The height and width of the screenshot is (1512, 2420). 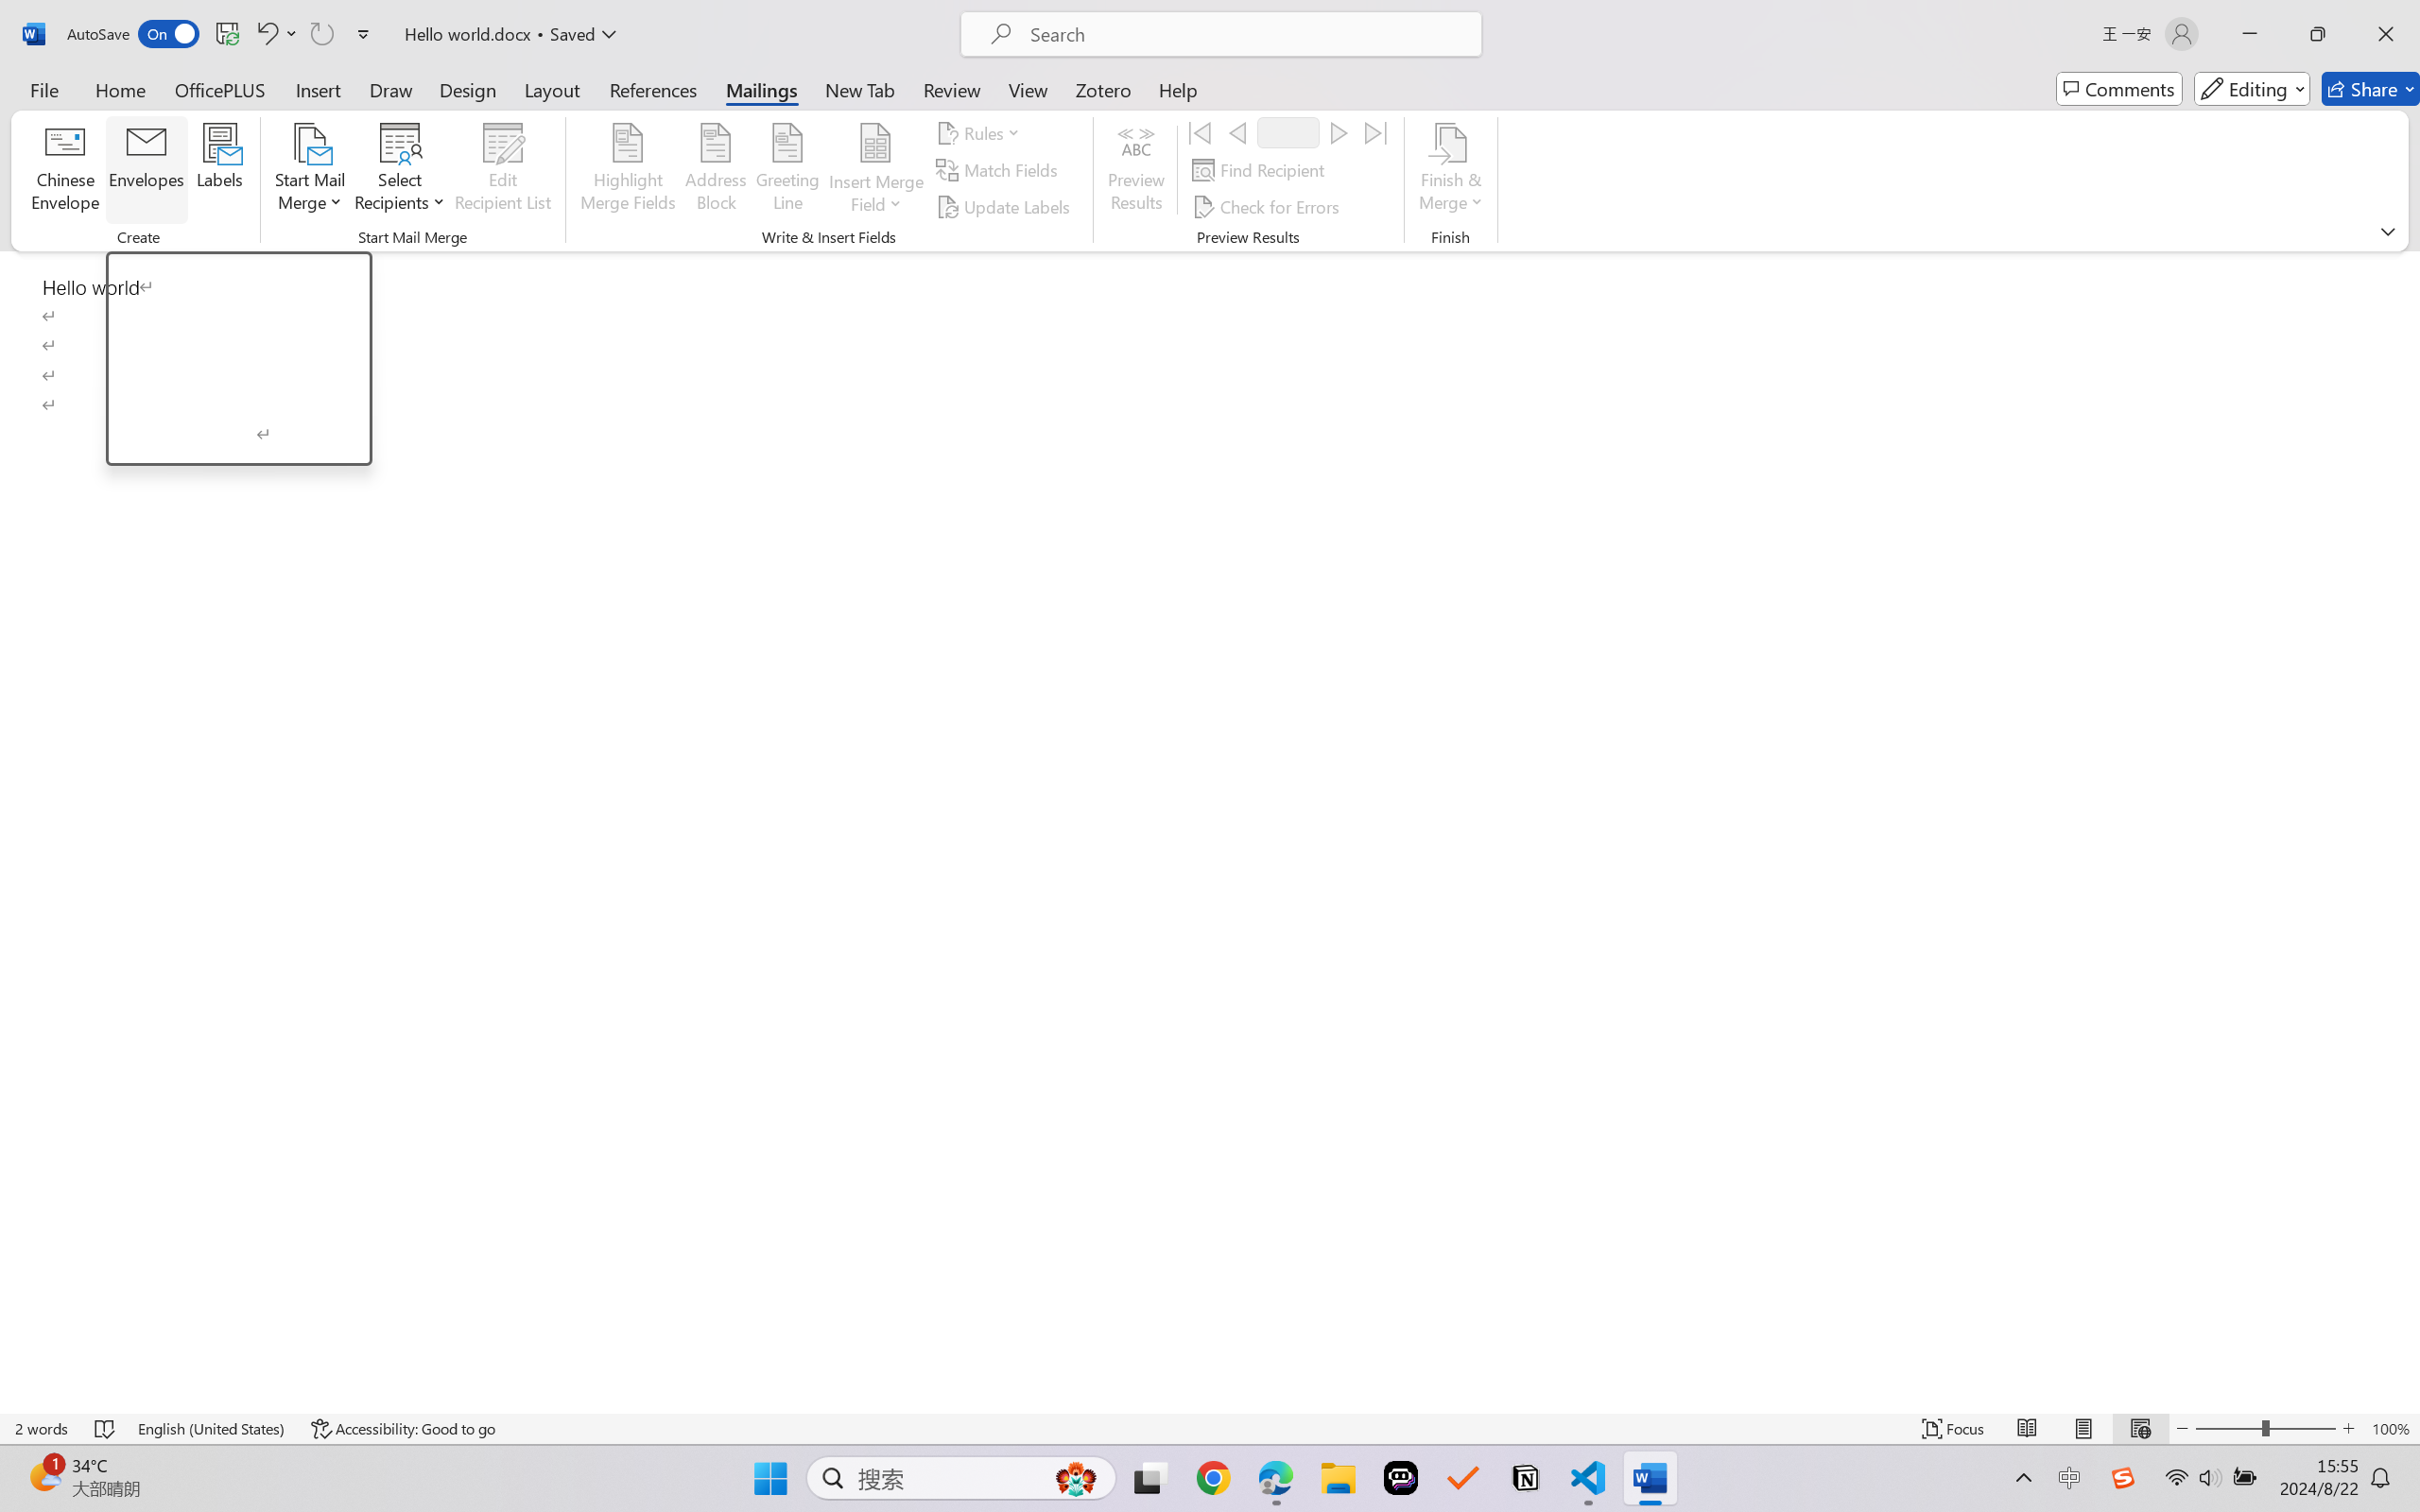 I want to click on 'Zoom In', so click(x=2348, y=1428).